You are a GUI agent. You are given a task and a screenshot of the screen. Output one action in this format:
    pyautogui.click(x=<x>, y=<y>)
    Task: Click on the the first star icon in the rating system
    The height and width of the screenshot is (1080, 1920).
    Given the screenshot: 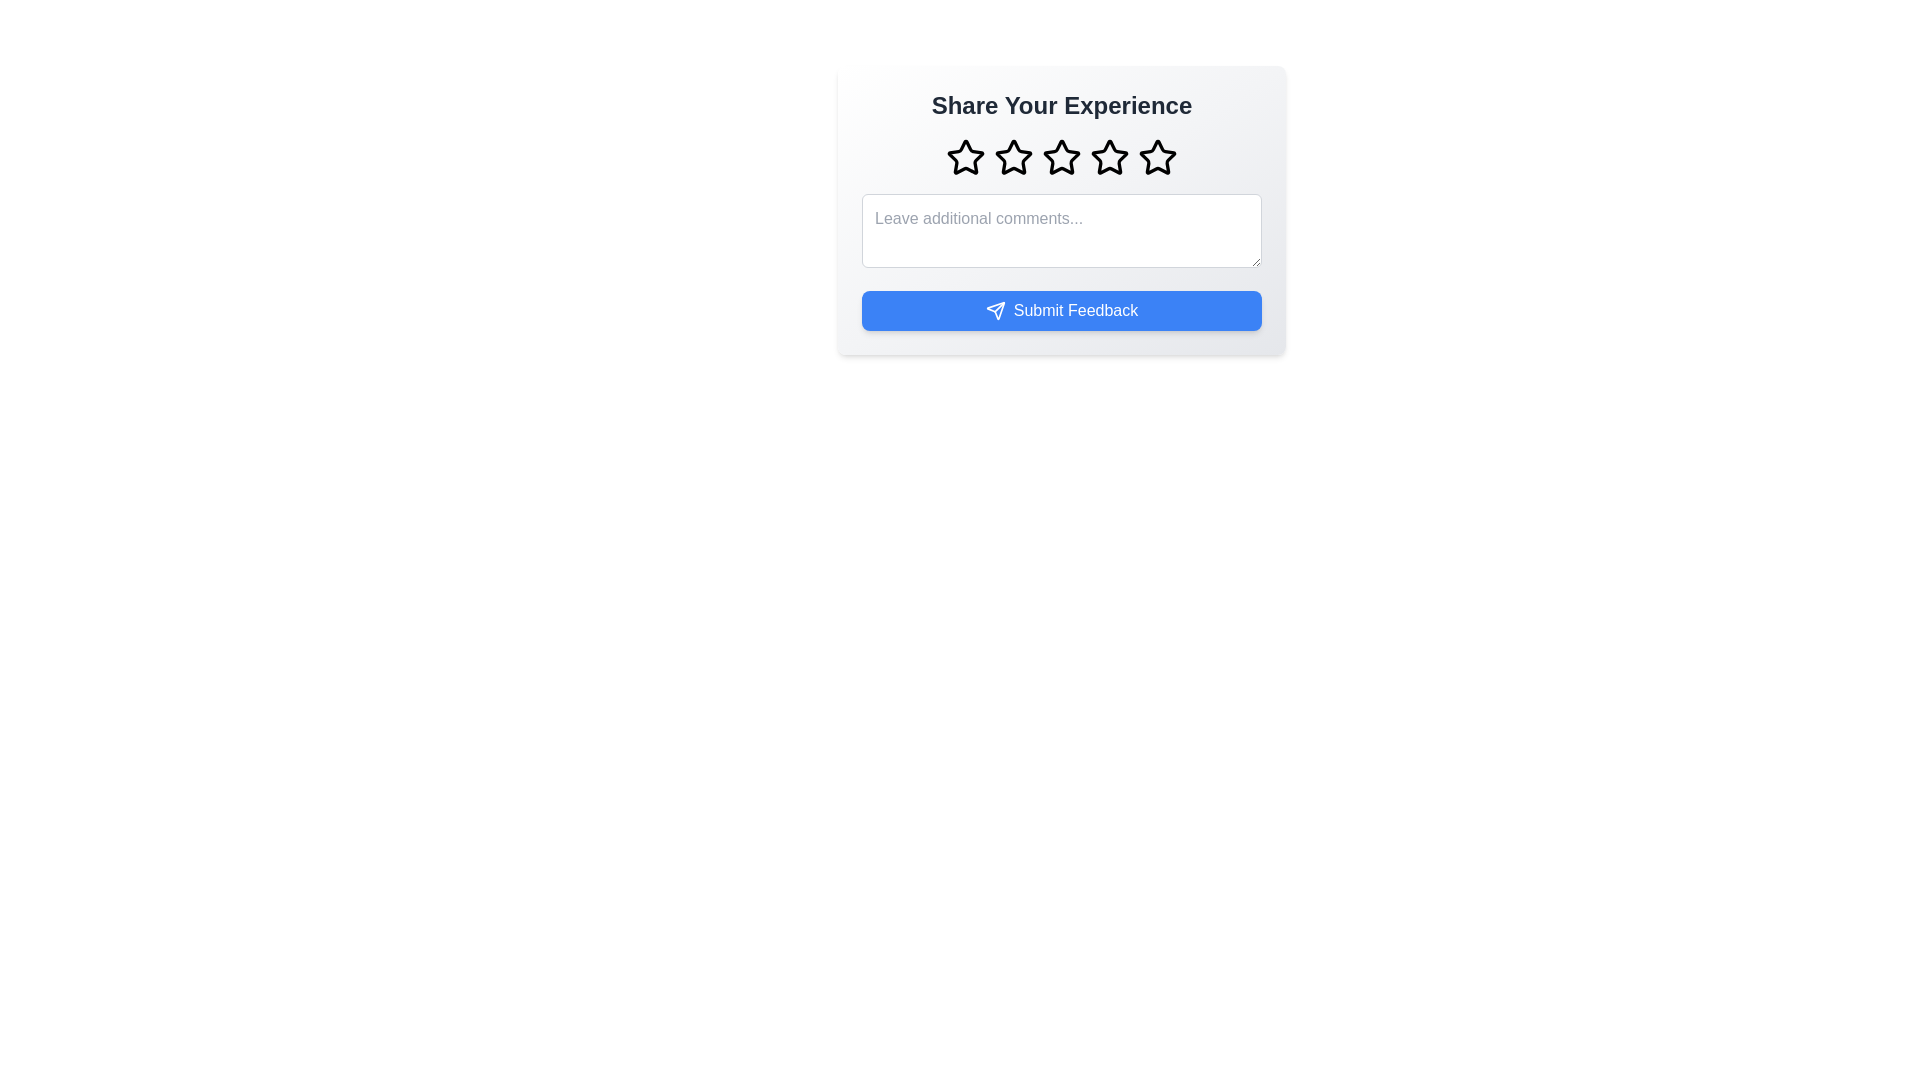 What is the action you would take?
    pyautogui.click(x=965, y=157)
    